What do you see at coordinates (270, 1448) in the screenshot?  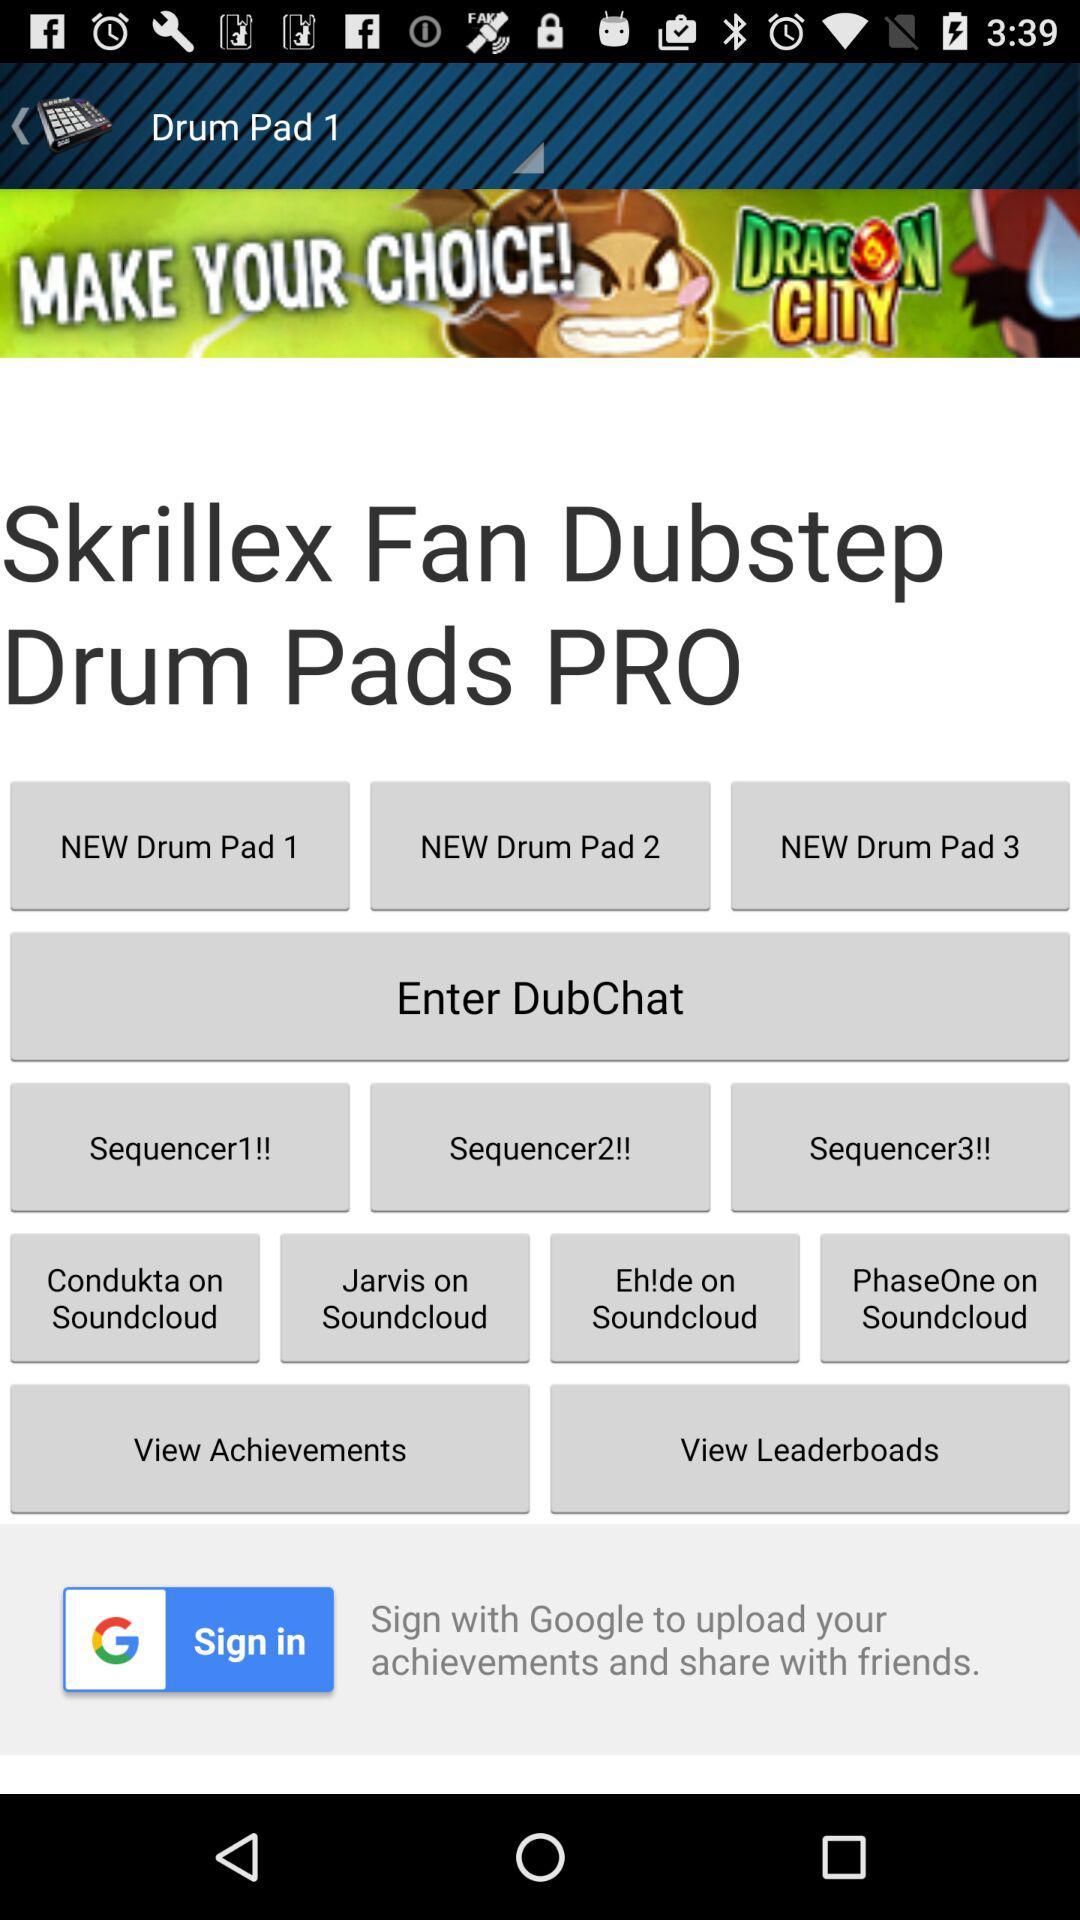 I see `the view achievements icon` at bounding box center [270, 1448].